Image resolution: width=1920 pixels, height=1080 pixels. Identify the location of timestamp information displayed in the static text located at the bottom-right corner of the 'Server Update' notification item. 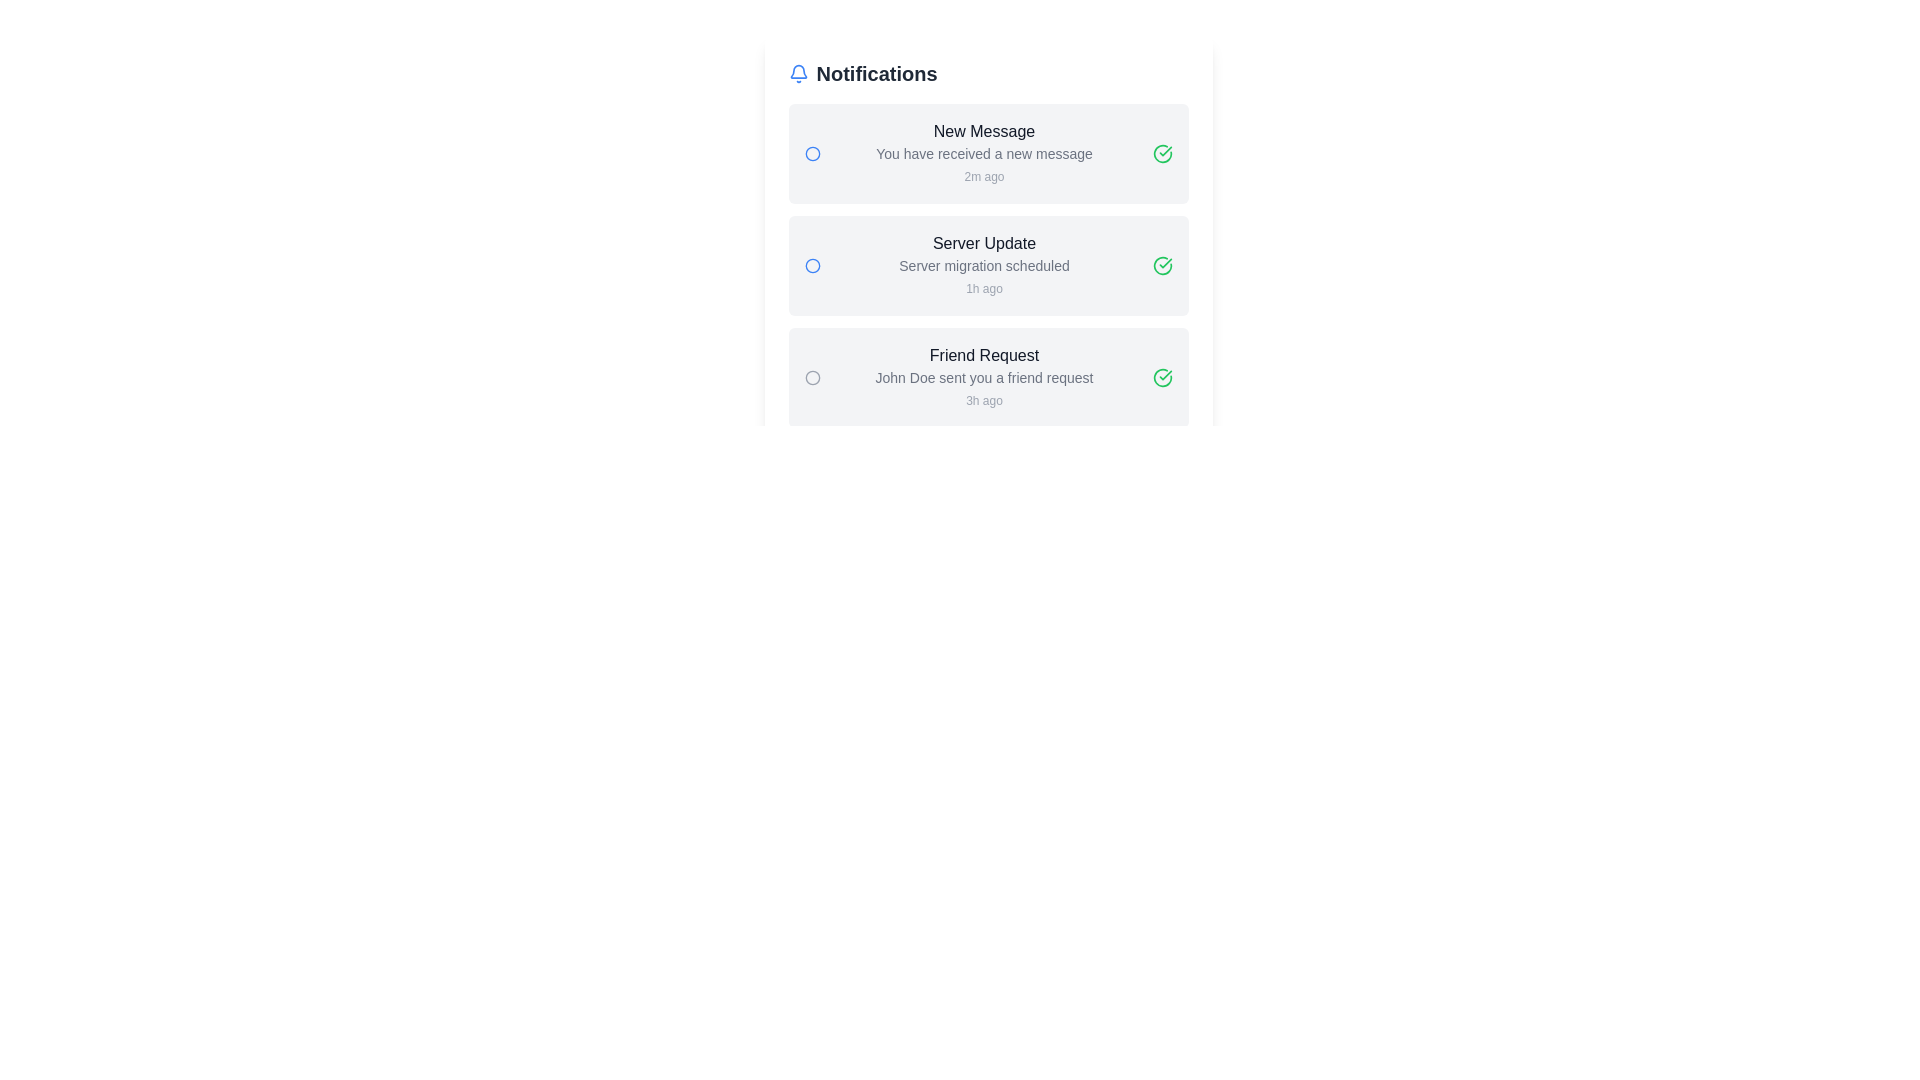
(984, 289).